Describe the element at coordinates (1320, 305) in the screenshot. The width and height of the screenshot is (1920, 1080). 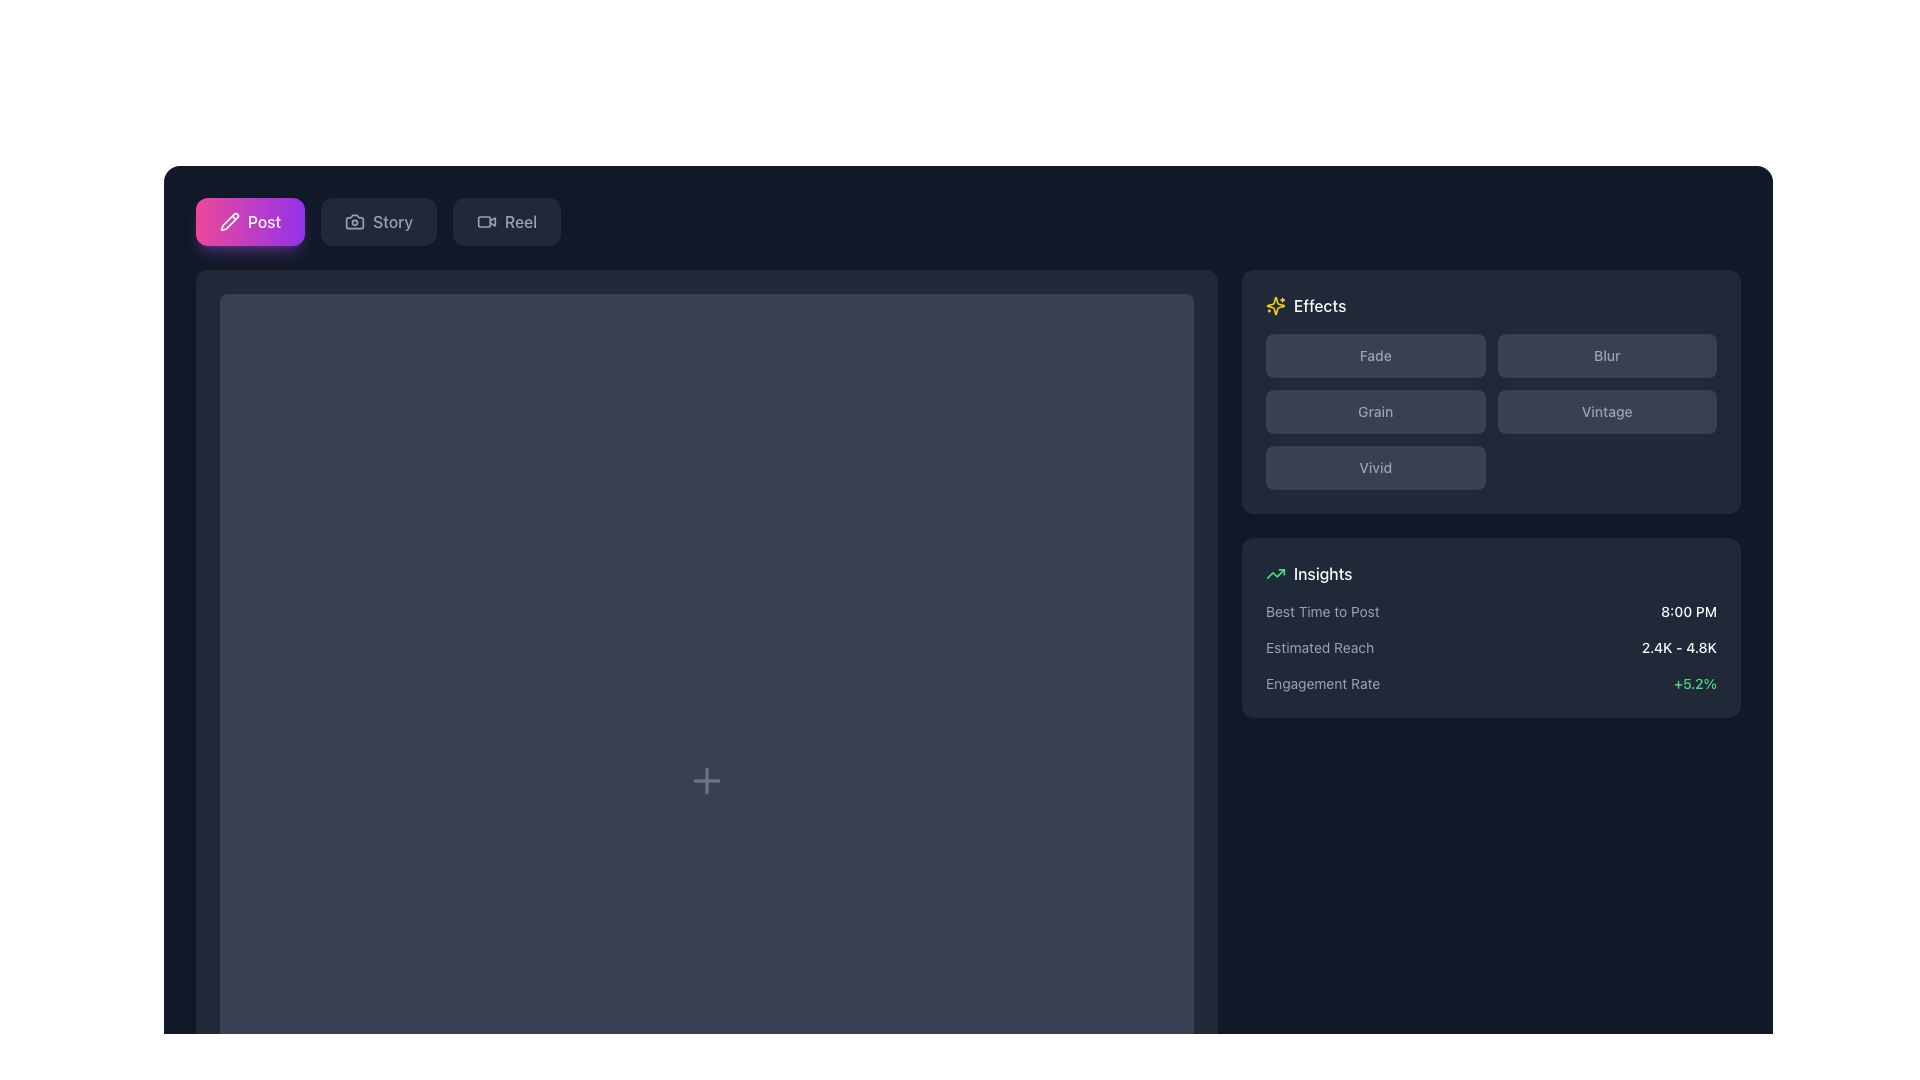
I see `the information content displayed in the 'Effects' textual label styled in white on a dark background, located in the upper-right section of the interface` at that location.